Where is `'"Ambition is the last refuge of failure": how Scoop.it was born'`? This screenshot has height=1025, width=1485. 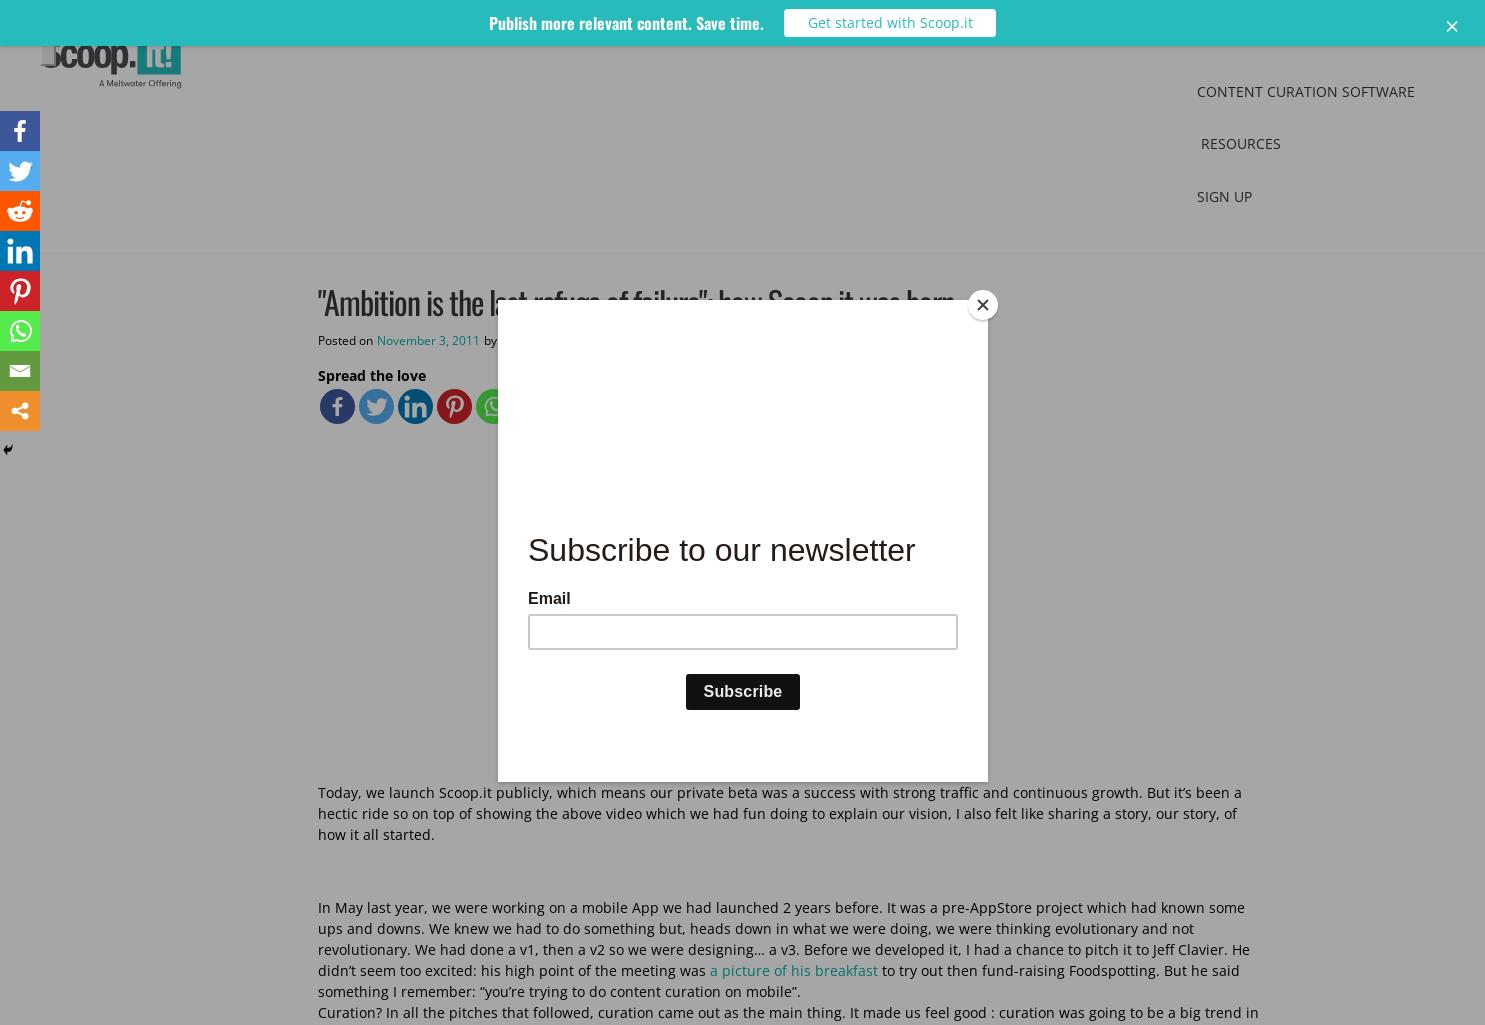 '"Ambition is the last refuge of failure": how Scoop.it was born' is located at coordinates (316, 301).